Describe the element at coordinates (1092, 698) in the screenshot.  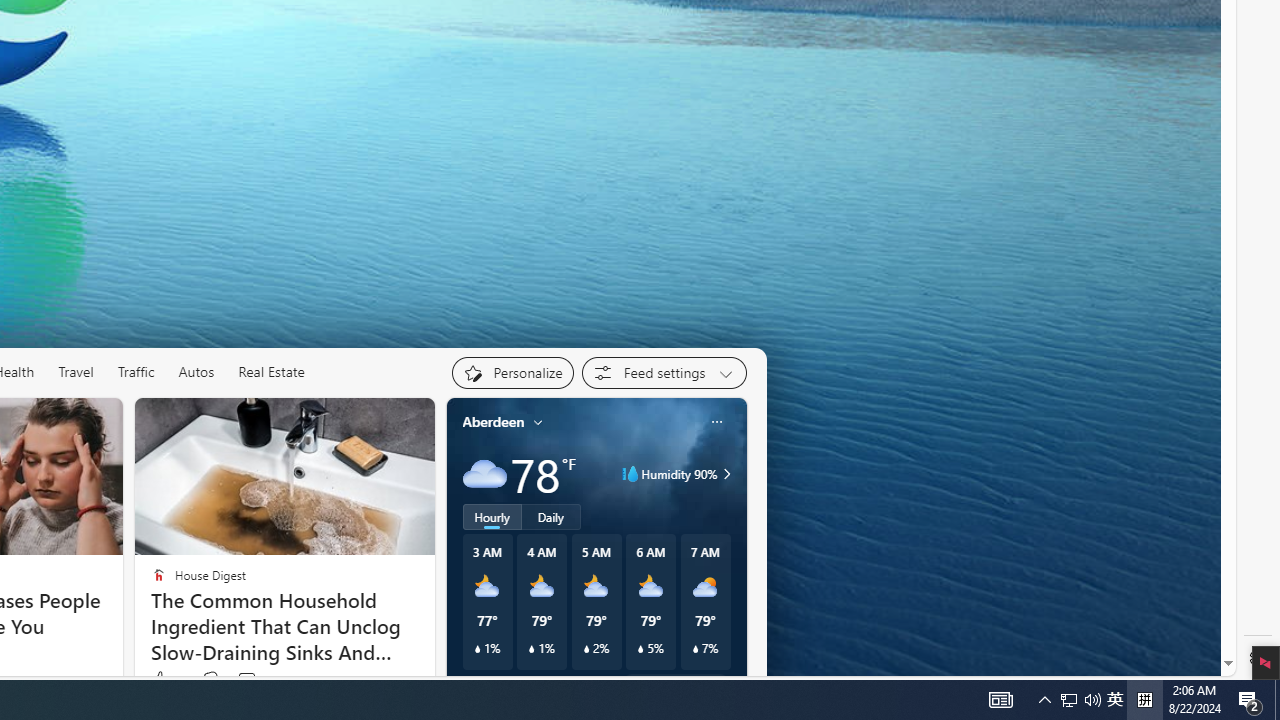
I see `'User Promoted Notification Area'` at that location.